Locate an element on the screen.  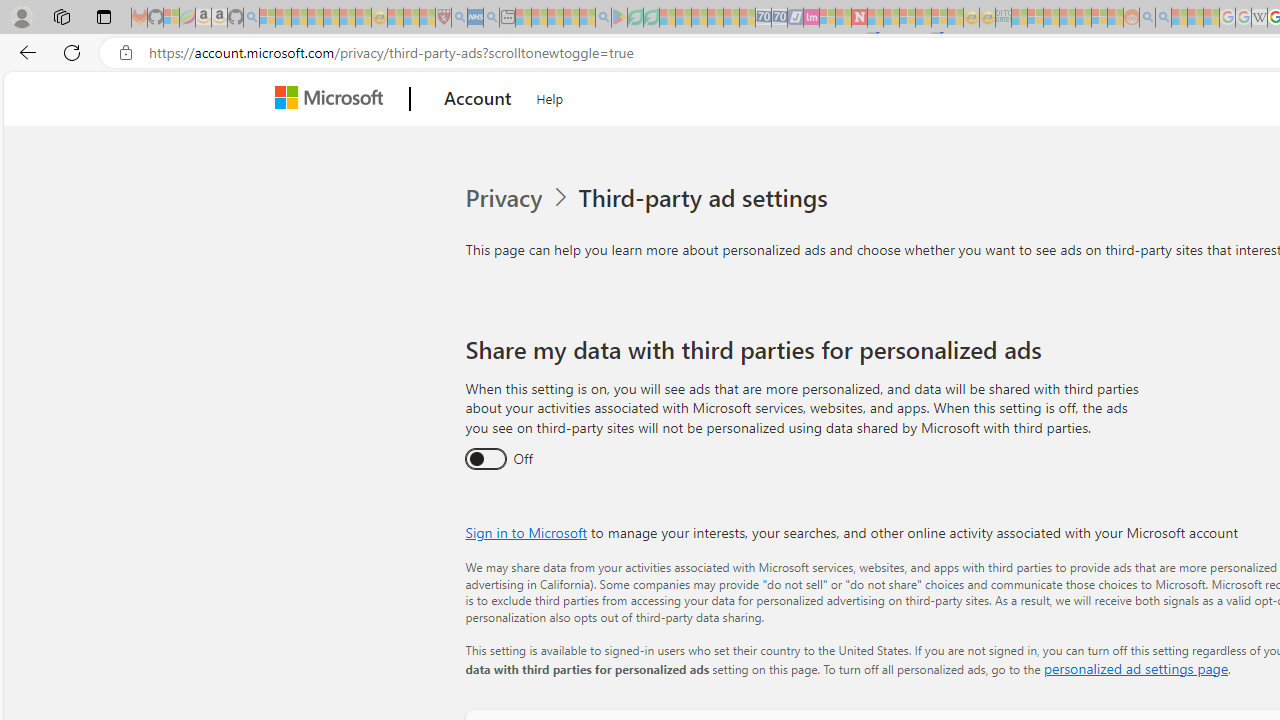
'Account' is located at coordinates (477, 99).